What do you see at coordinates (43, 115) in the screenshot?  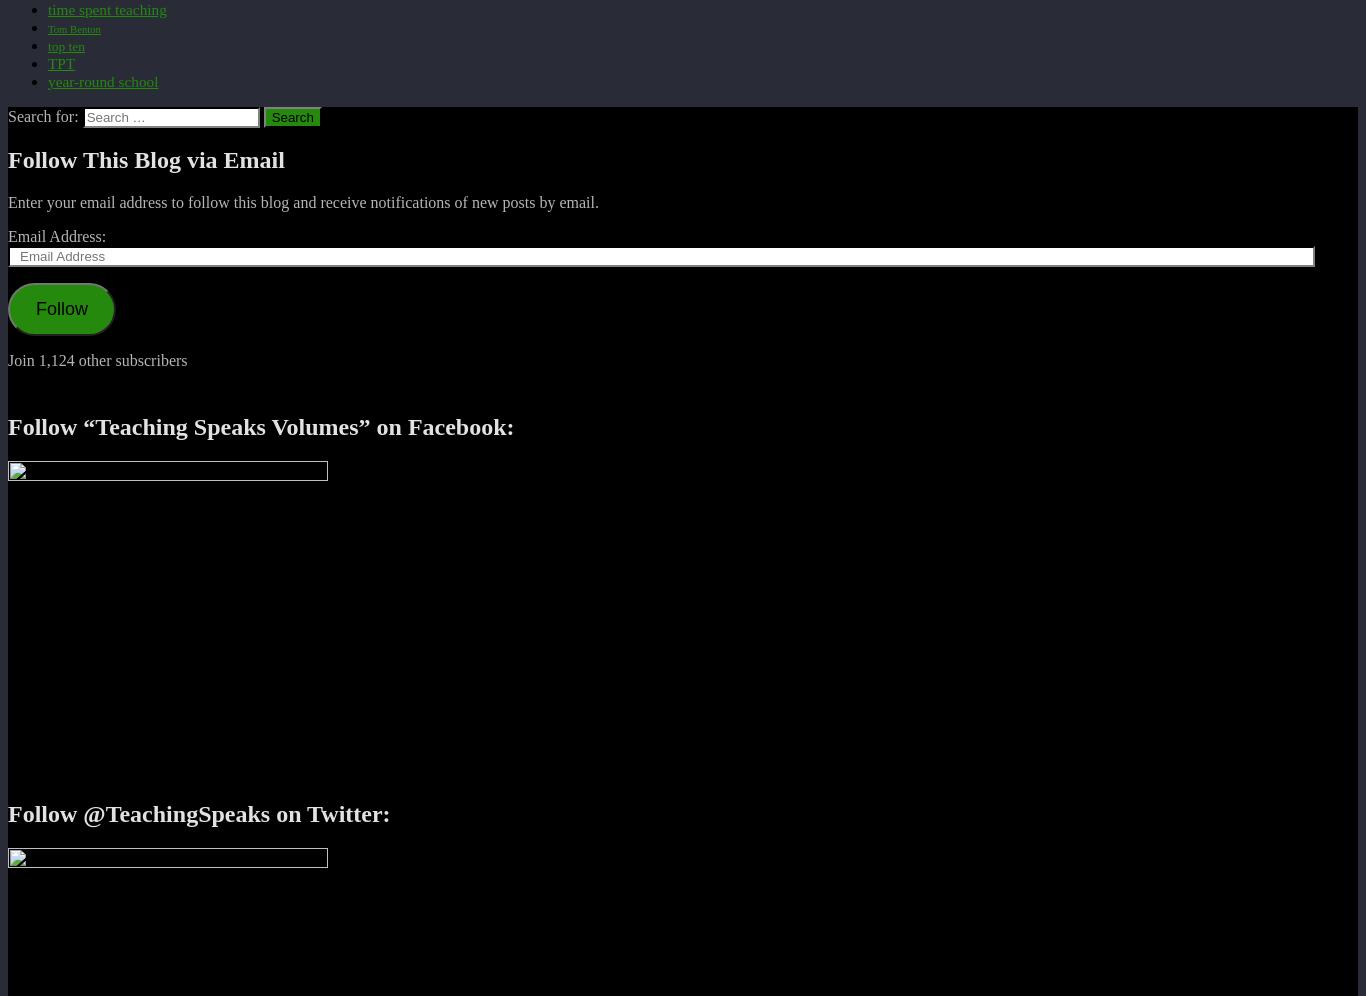 I see `'Search for:'` at bounding box center [43, 115].